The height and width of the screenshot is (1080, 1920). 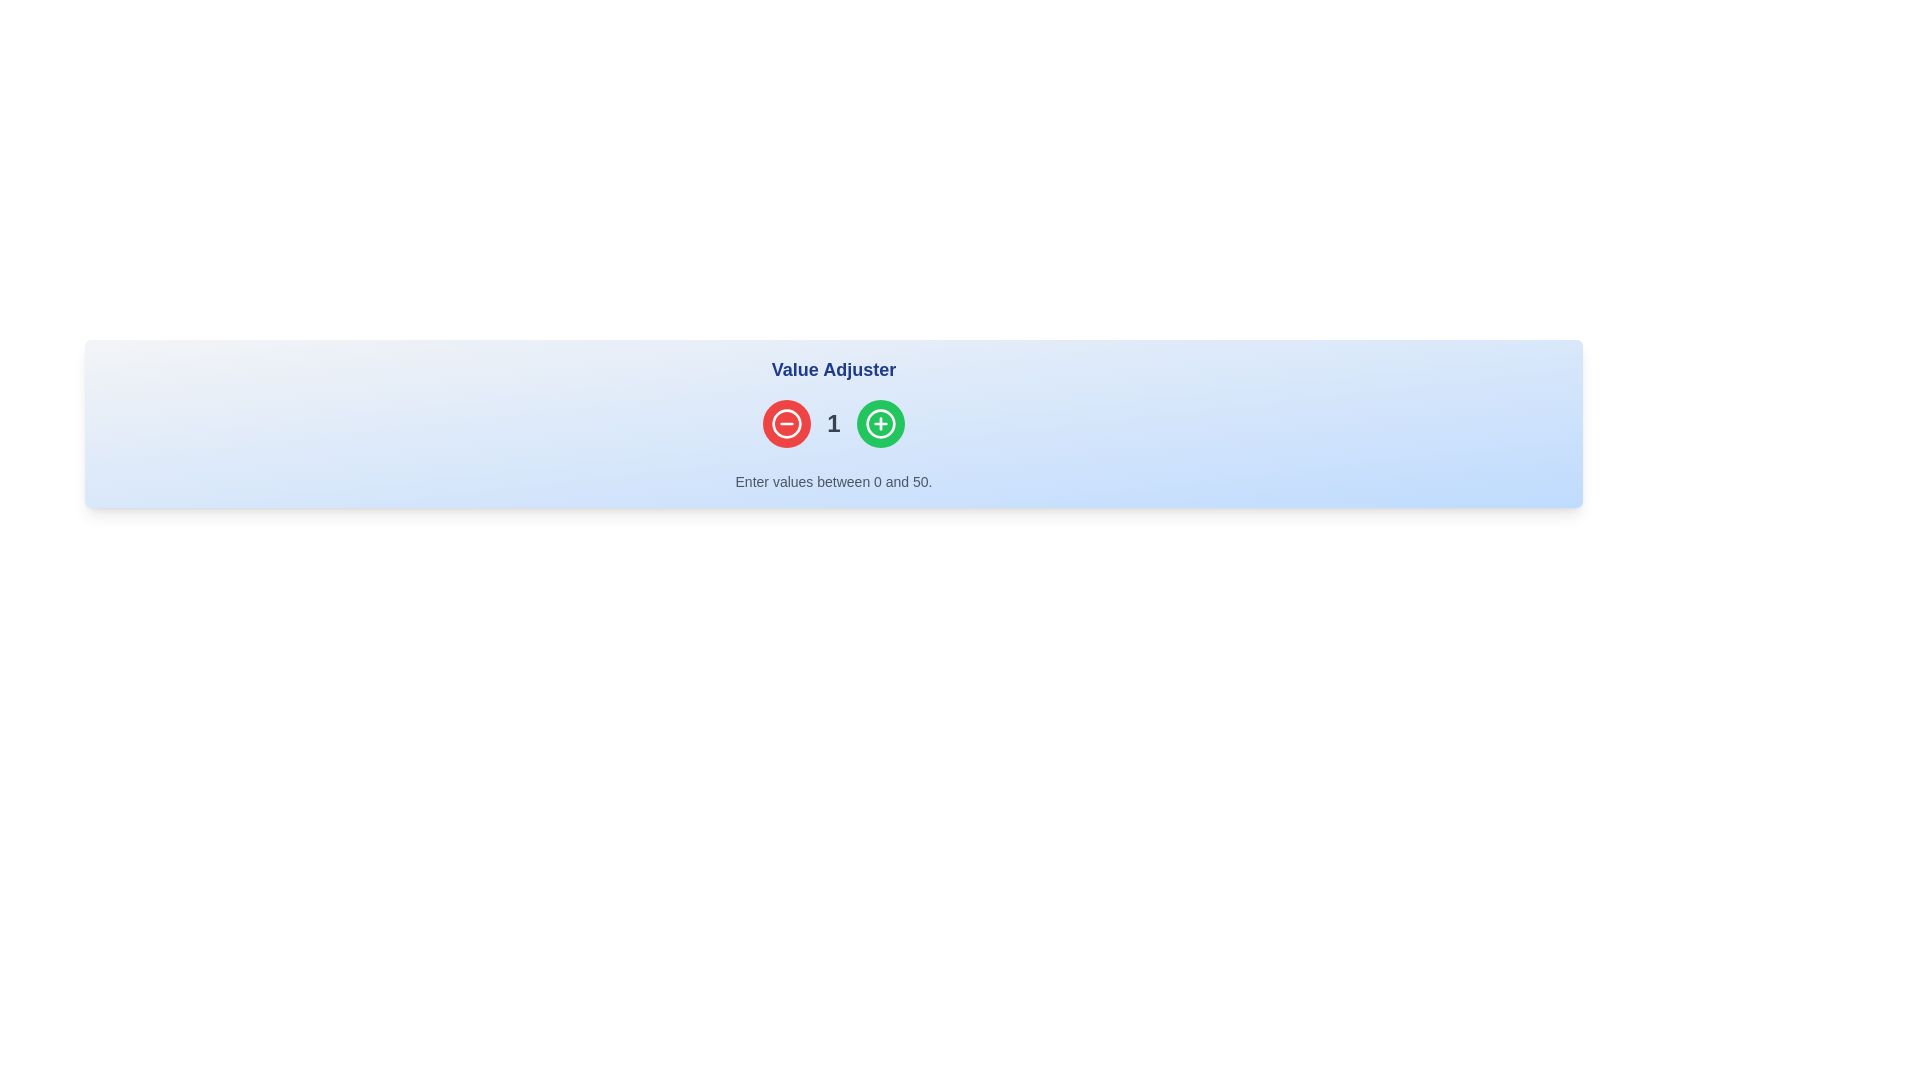 I want to click on the increment button located on the far right side of the 'Value Adjuster' section, so click(x=880, y=423).